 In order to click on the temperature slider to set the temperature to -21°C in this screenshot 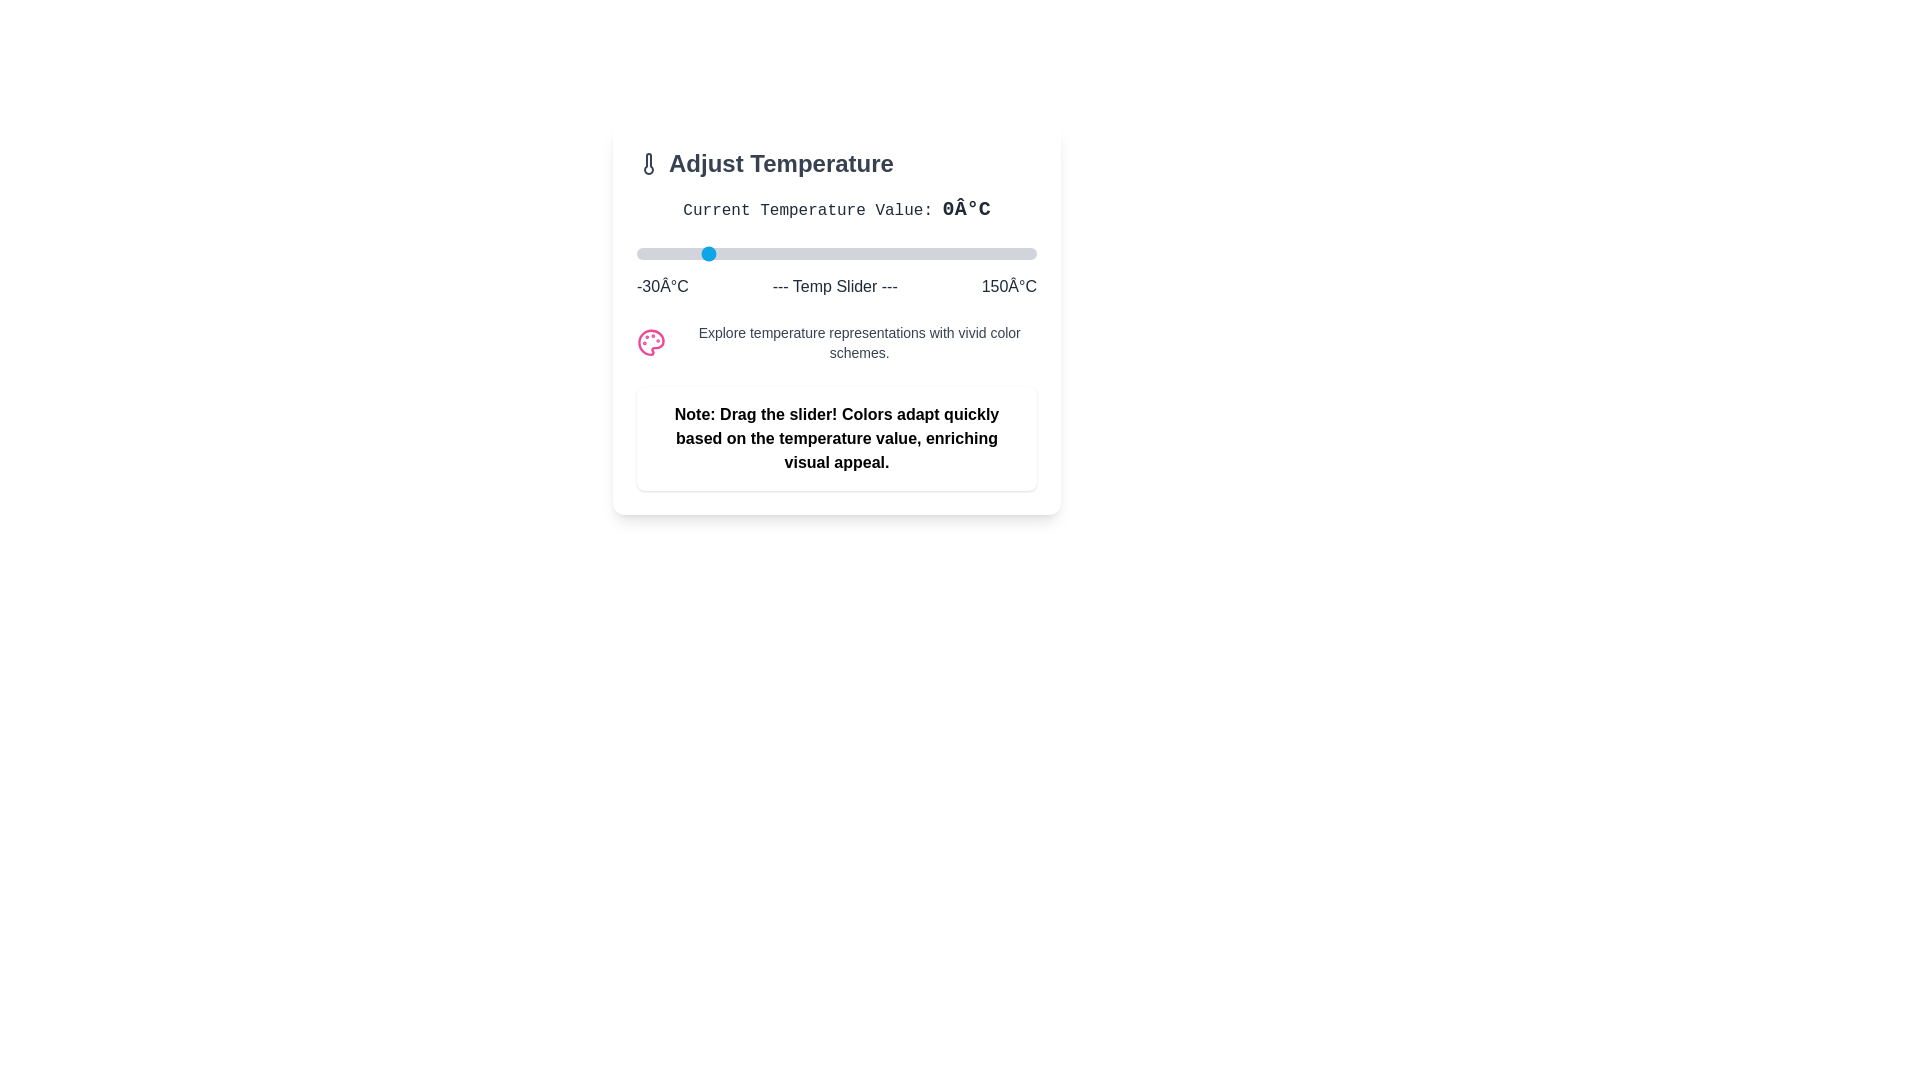, I will do `click(657, 253)`.